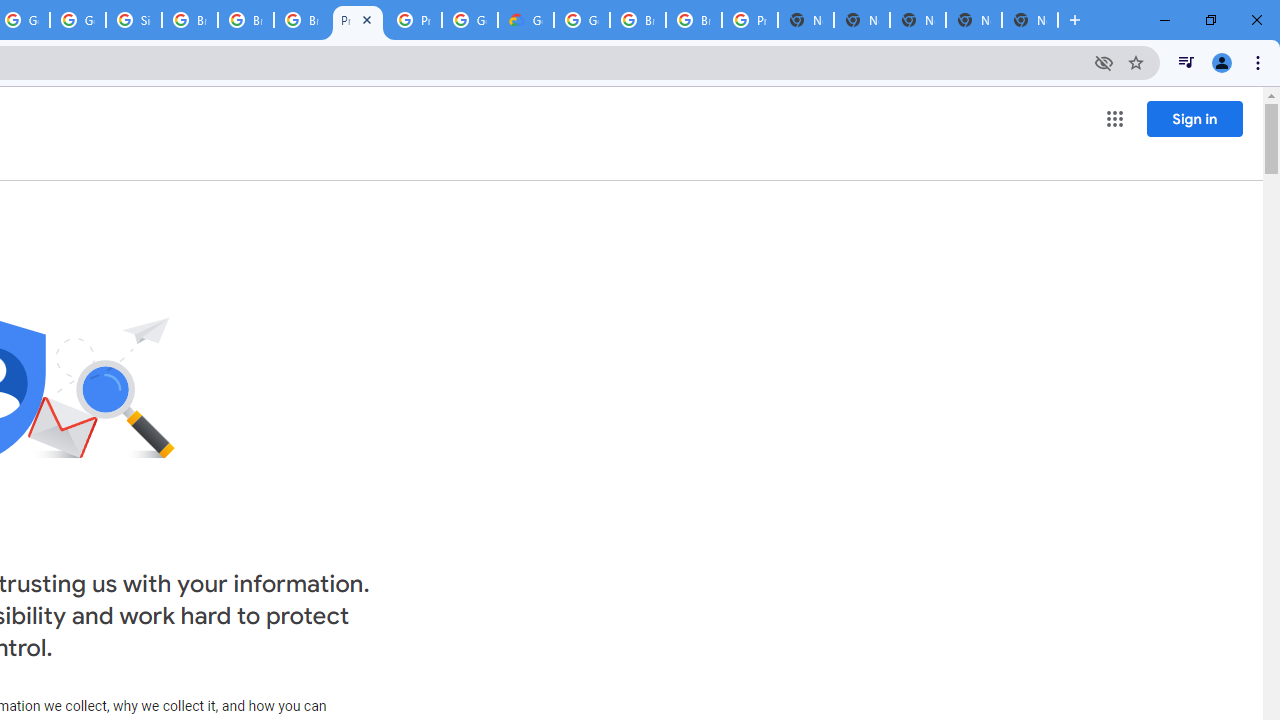  What do you see at coordinates (133, 20) in the screenshot?
I see `'Sign in - Google Accounts'` at bounding box center [133, 20].